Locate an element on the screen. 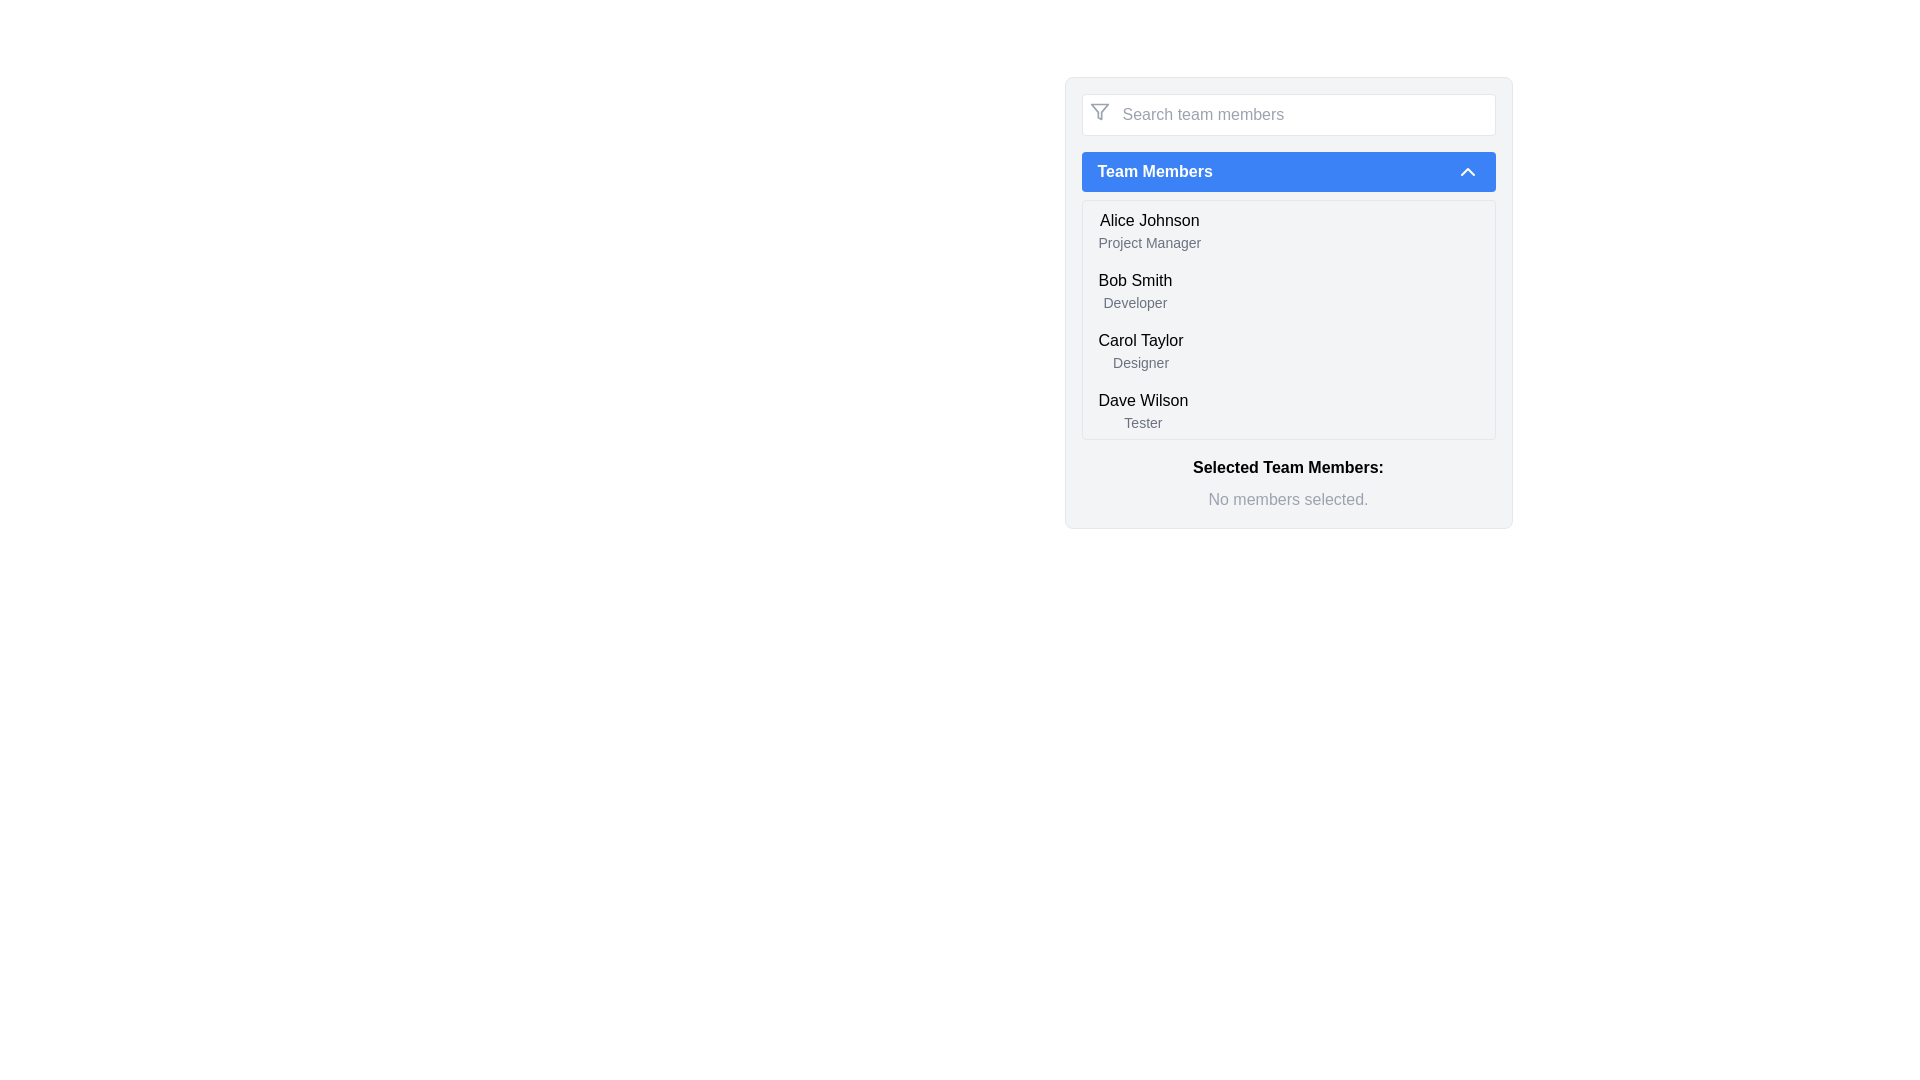 This screenshot has width=1920, height=1080. the static text label displaying 'Alice Johnson', which is styled with medium font weight and appears above the title 'Project Manager' in the team member list is located at coordinates (1149, 220).